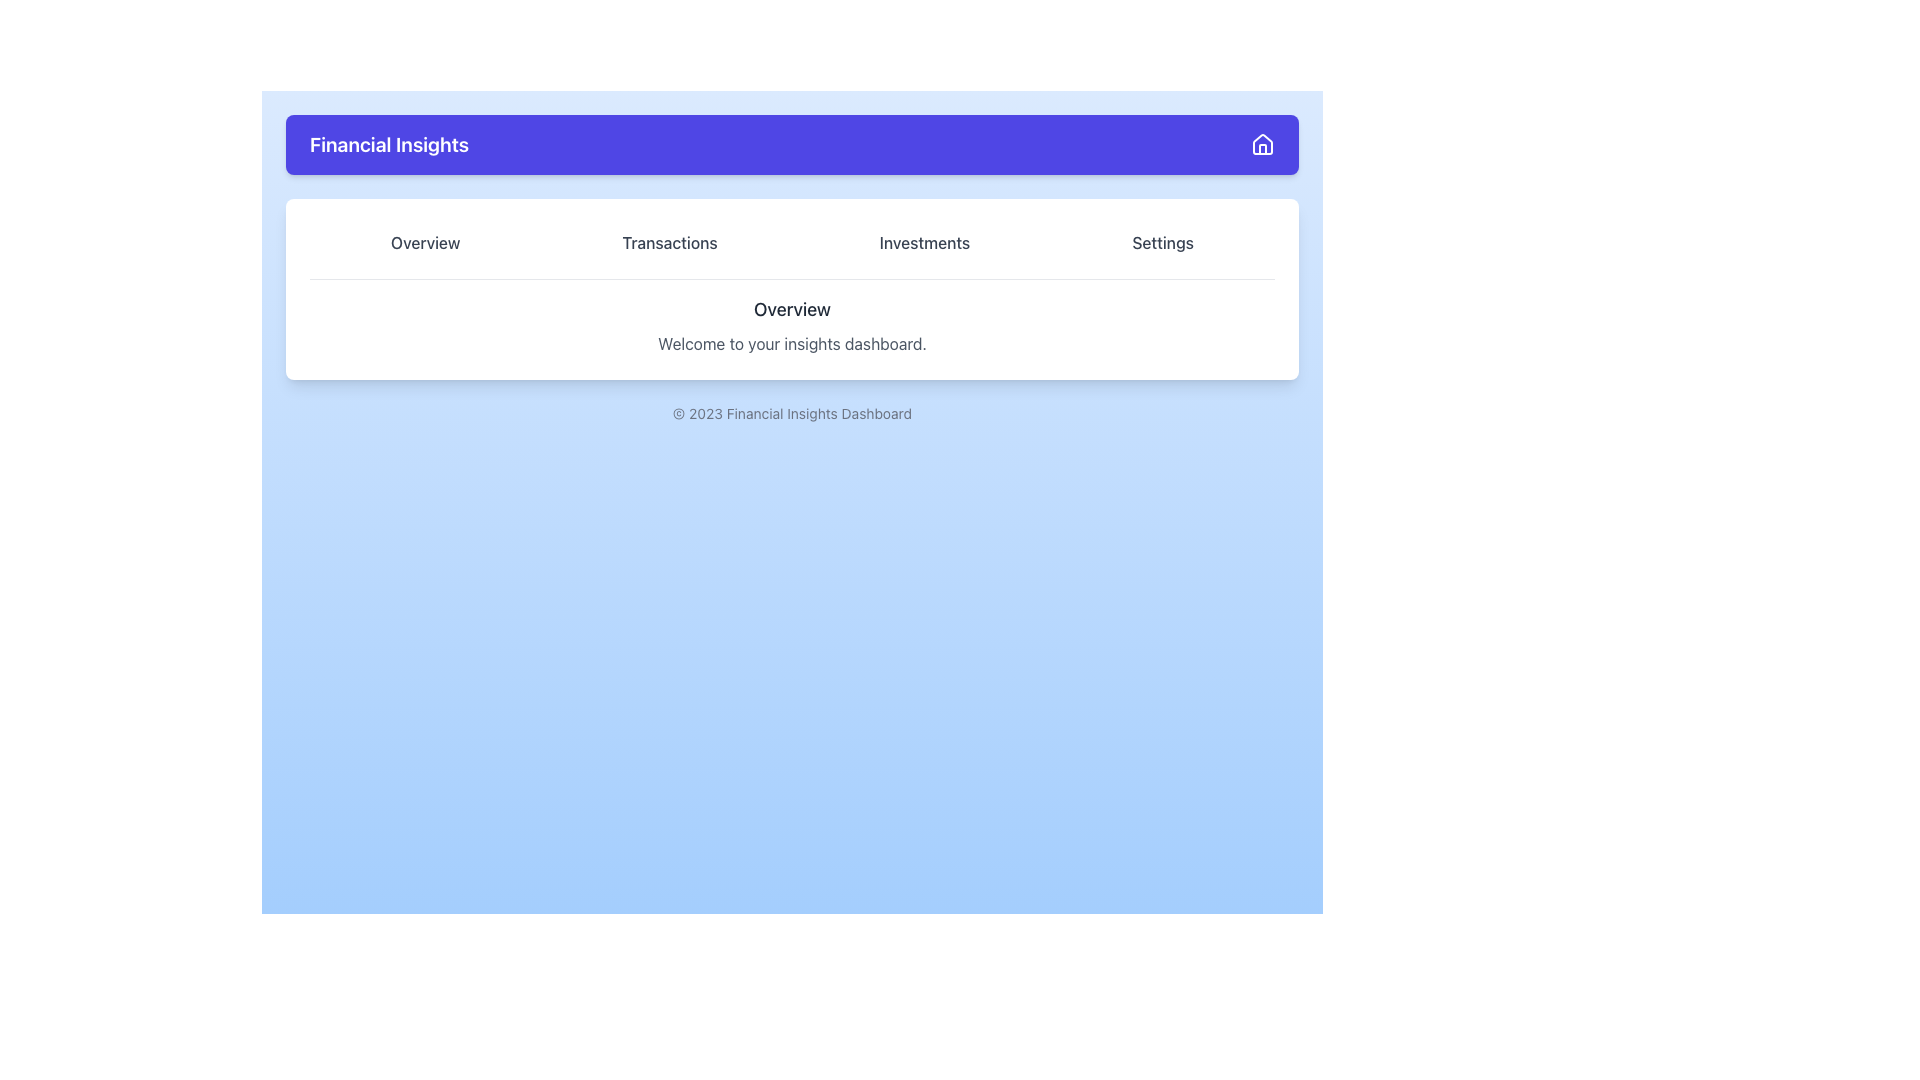 Image resolution: width=1920 pixels, height=1080 pixels. What do you see at coordinates (791, 342) in the screenshot?
I see `introductory text label positioned below the 'Overview' header in the dashboard context` at bounding box center [791, 342].